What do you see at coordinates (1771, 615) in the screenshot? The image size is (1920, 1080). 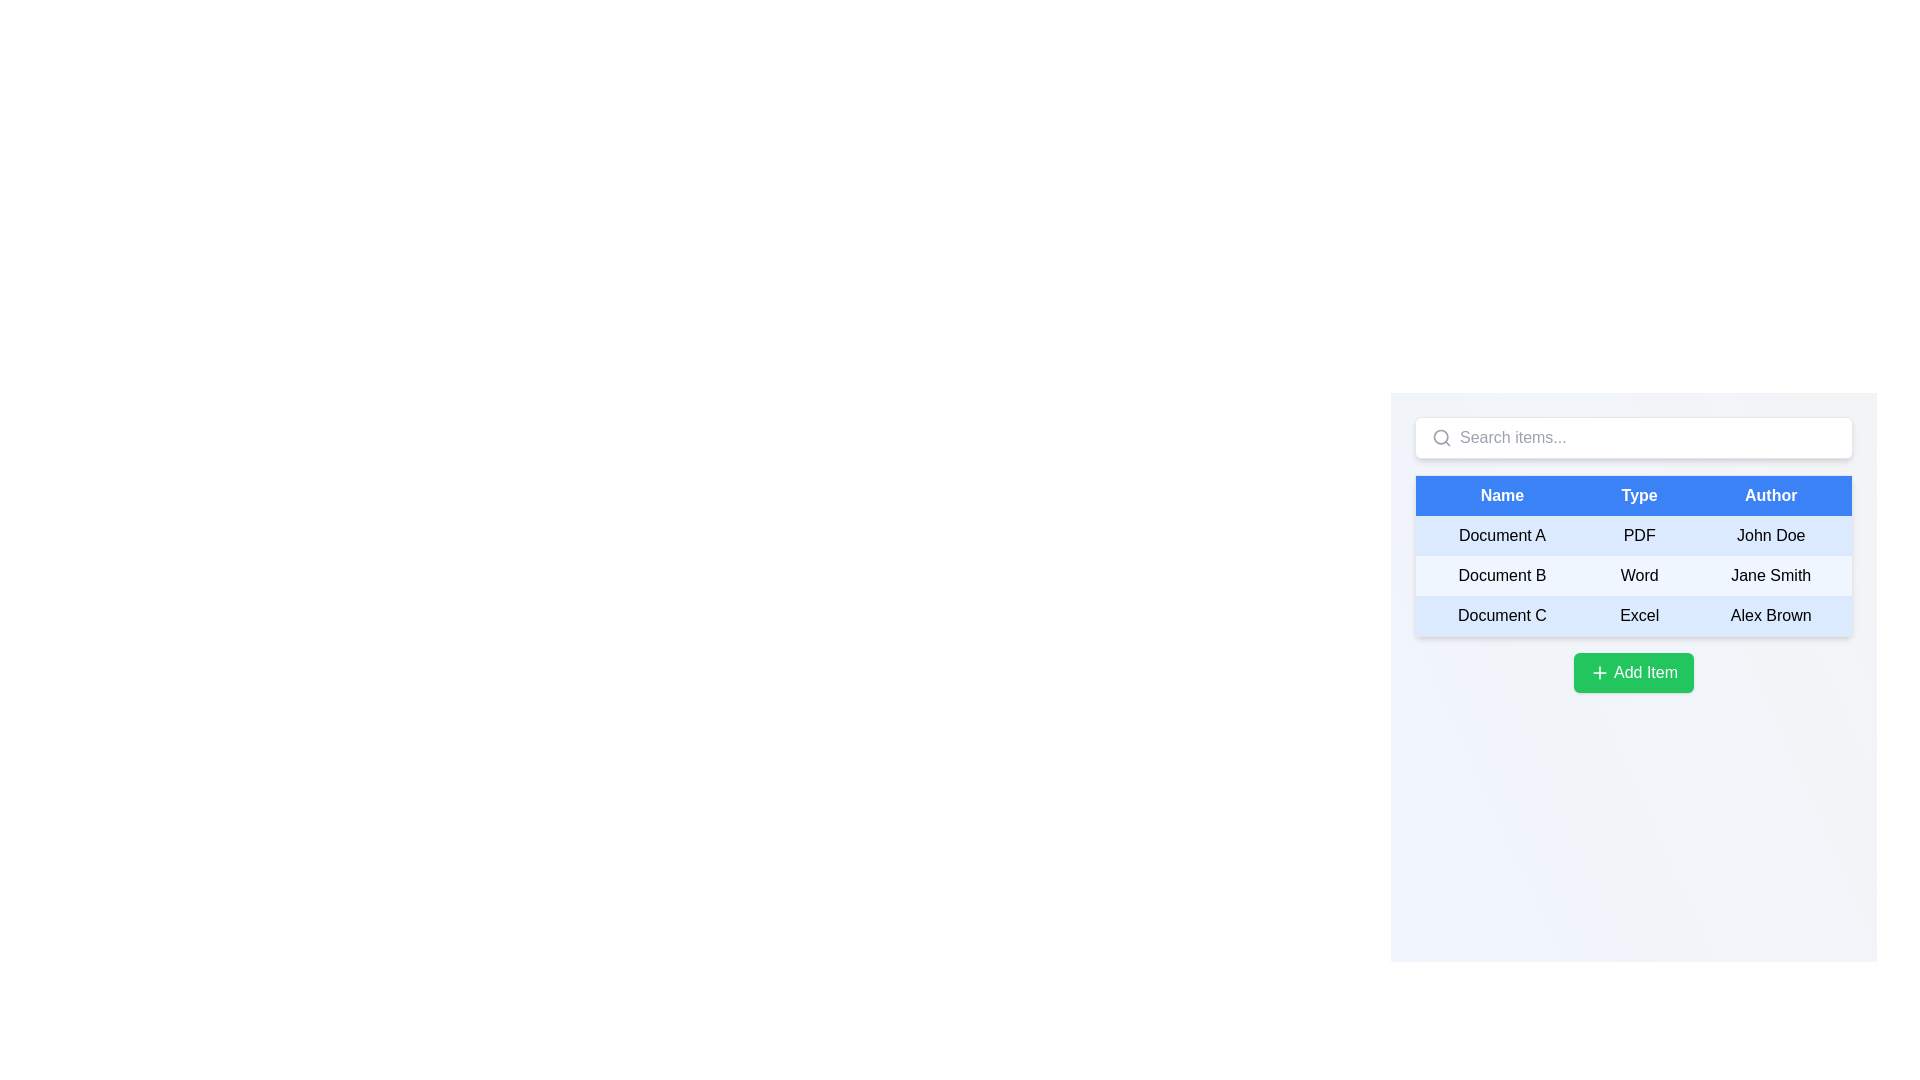 I see `the 'Alex Brown' text display in the third row of the 'Author' column in the data table` at bounding box center [1771, 615].